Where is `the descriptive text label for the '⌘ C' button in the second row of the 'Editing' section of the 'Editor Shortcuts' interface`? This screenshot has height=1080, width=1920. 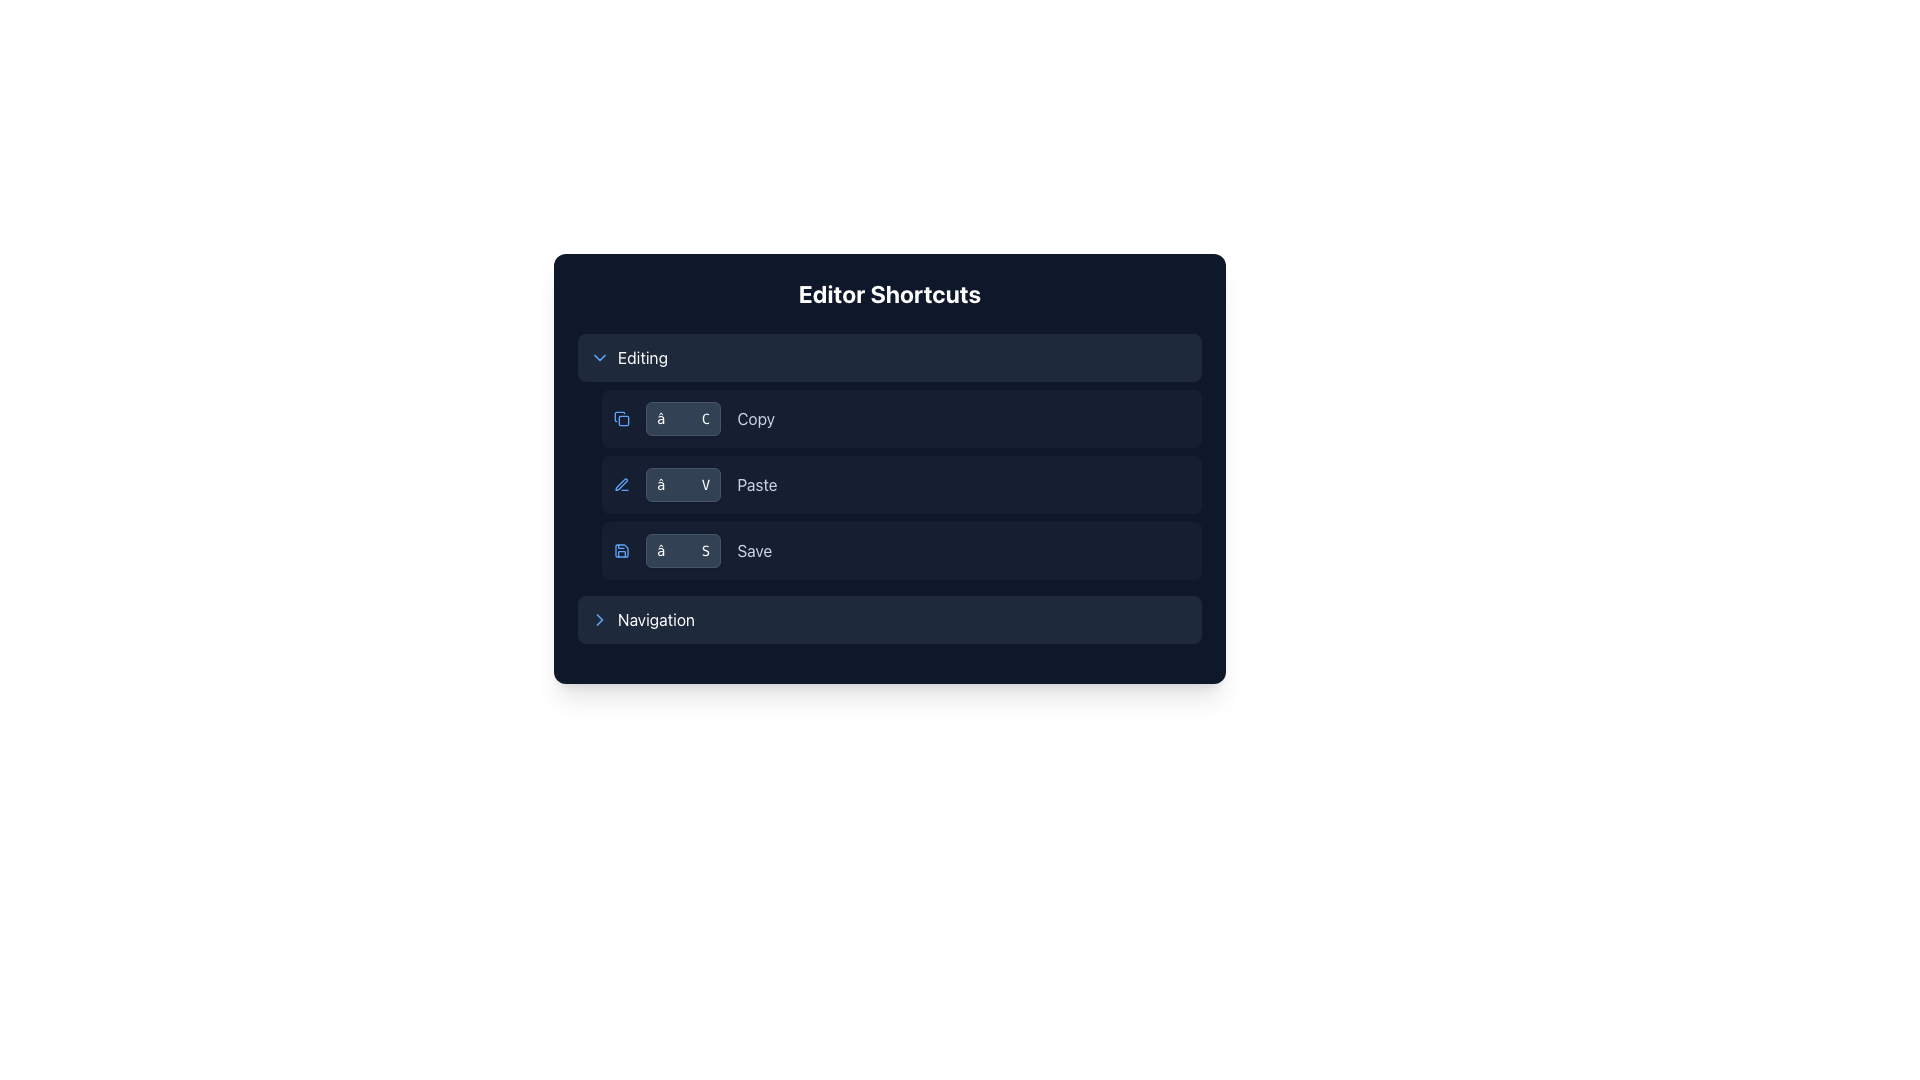
the descriptive text label for the '⌘ C' button in the second row of the 'Editing' section of the 'Editor Shortcuts' interface is located at coordinates (755, 418).